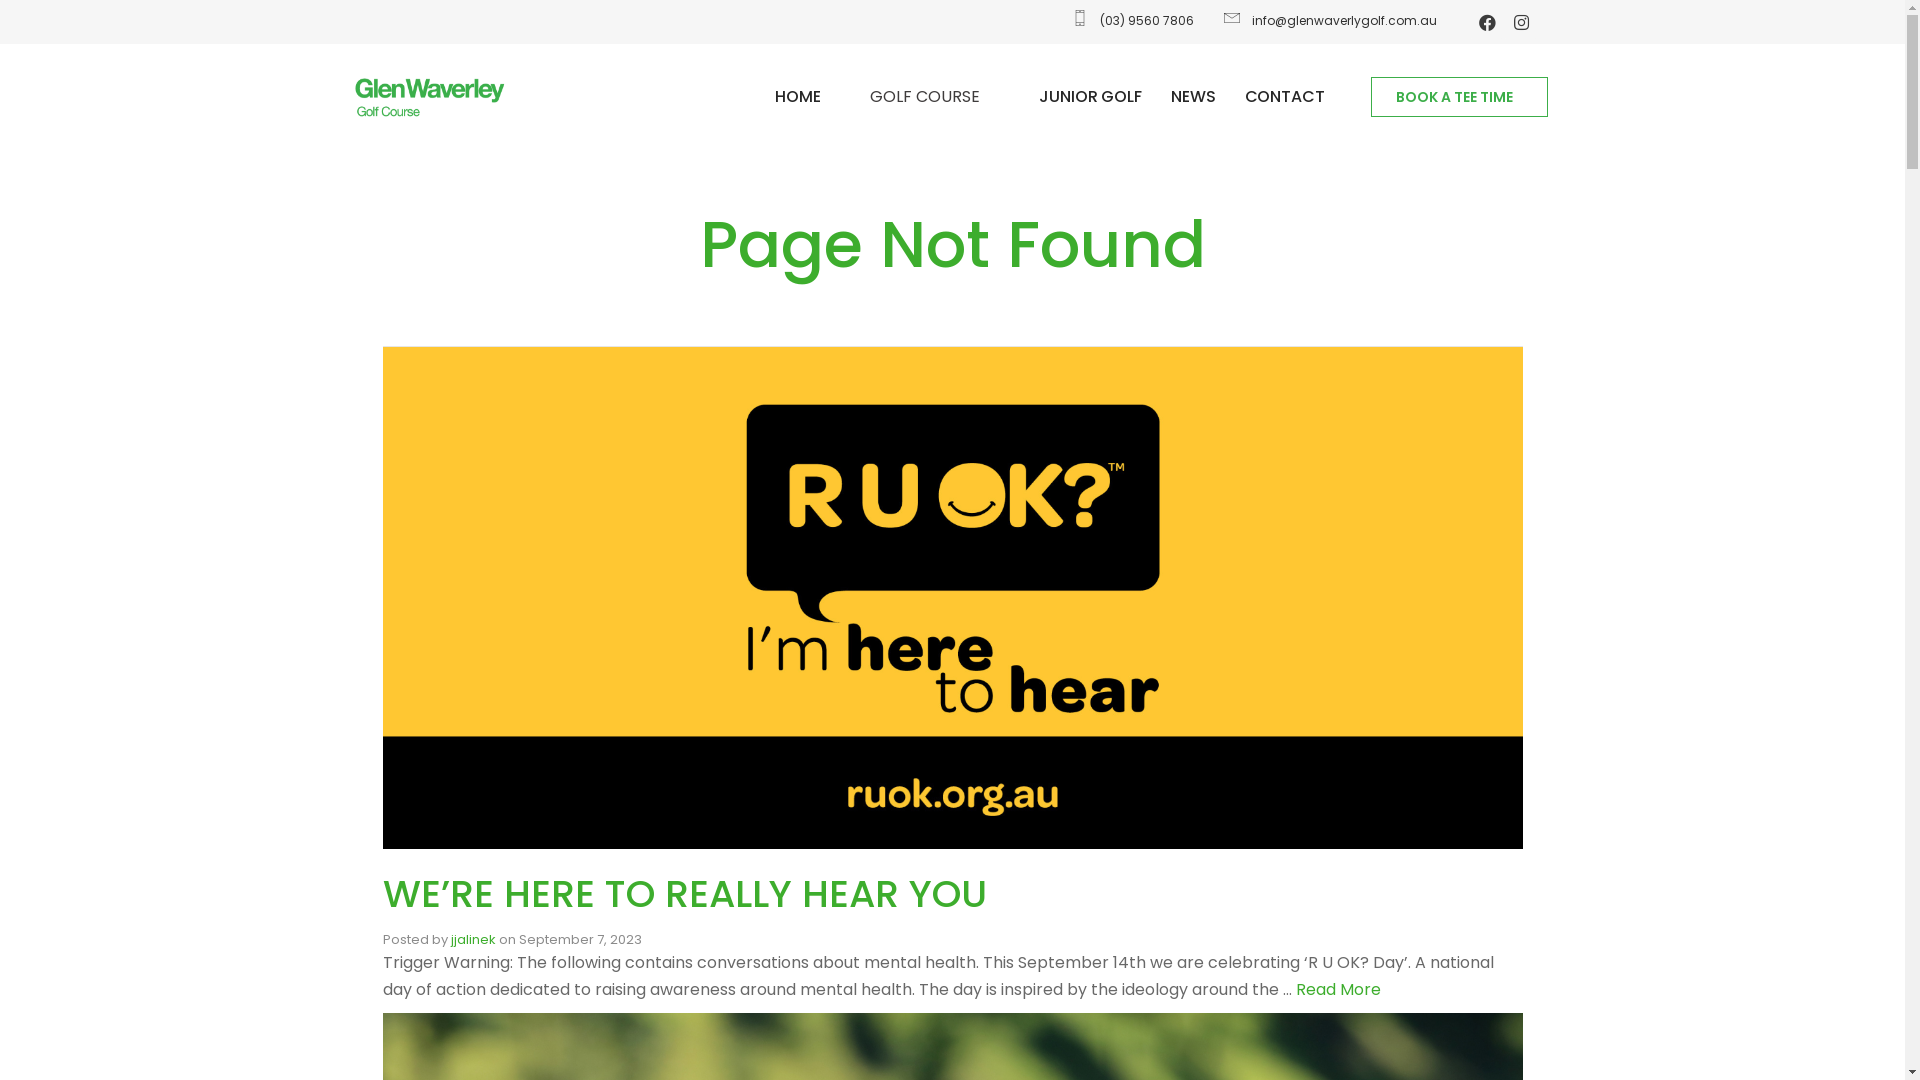 Image resolution: width=1920 pixels, height=1080 pixels. Describe the element at coordinates (1459, 96) in the screenshot. I see `'BOOK A TEE TIME'` at that location.